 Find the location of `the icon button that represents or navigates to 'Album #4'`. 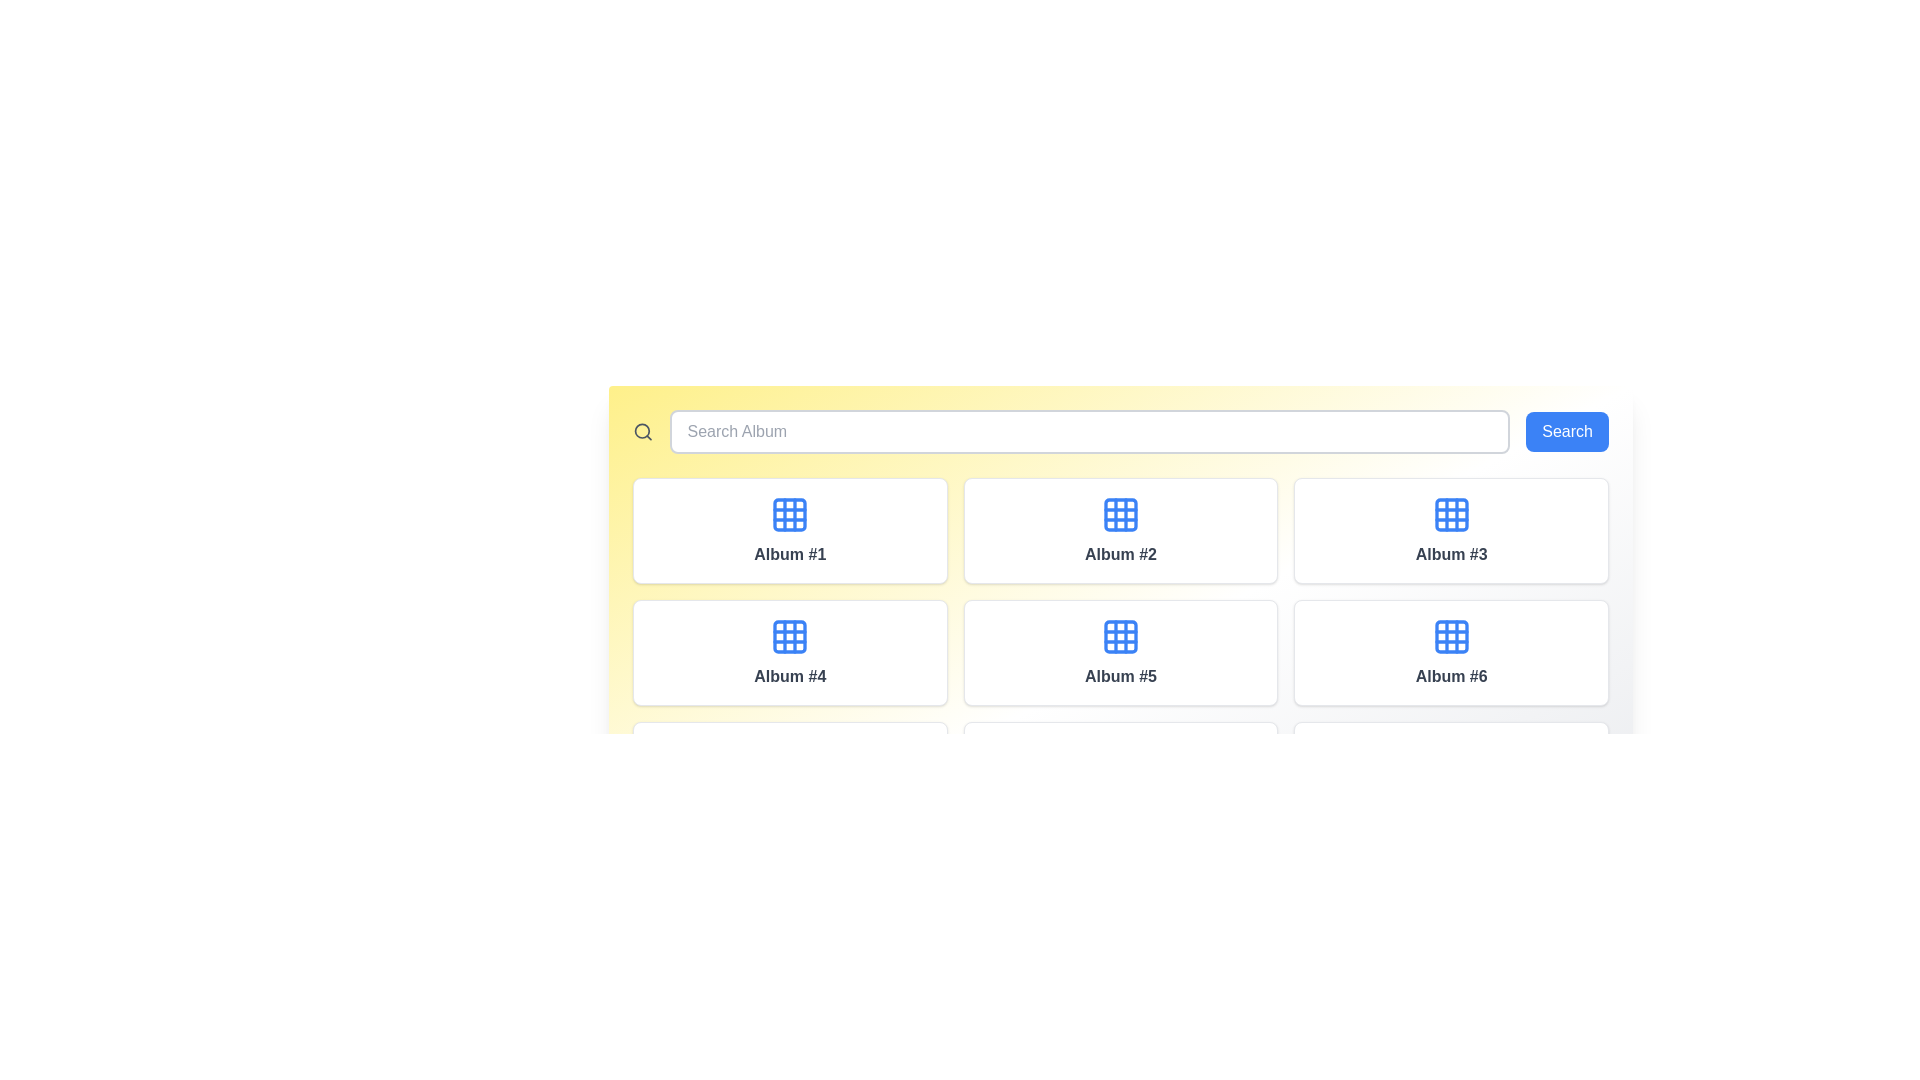

the icon button that represents or navigates to 'Album #4' is located at coordinates (789, 636).